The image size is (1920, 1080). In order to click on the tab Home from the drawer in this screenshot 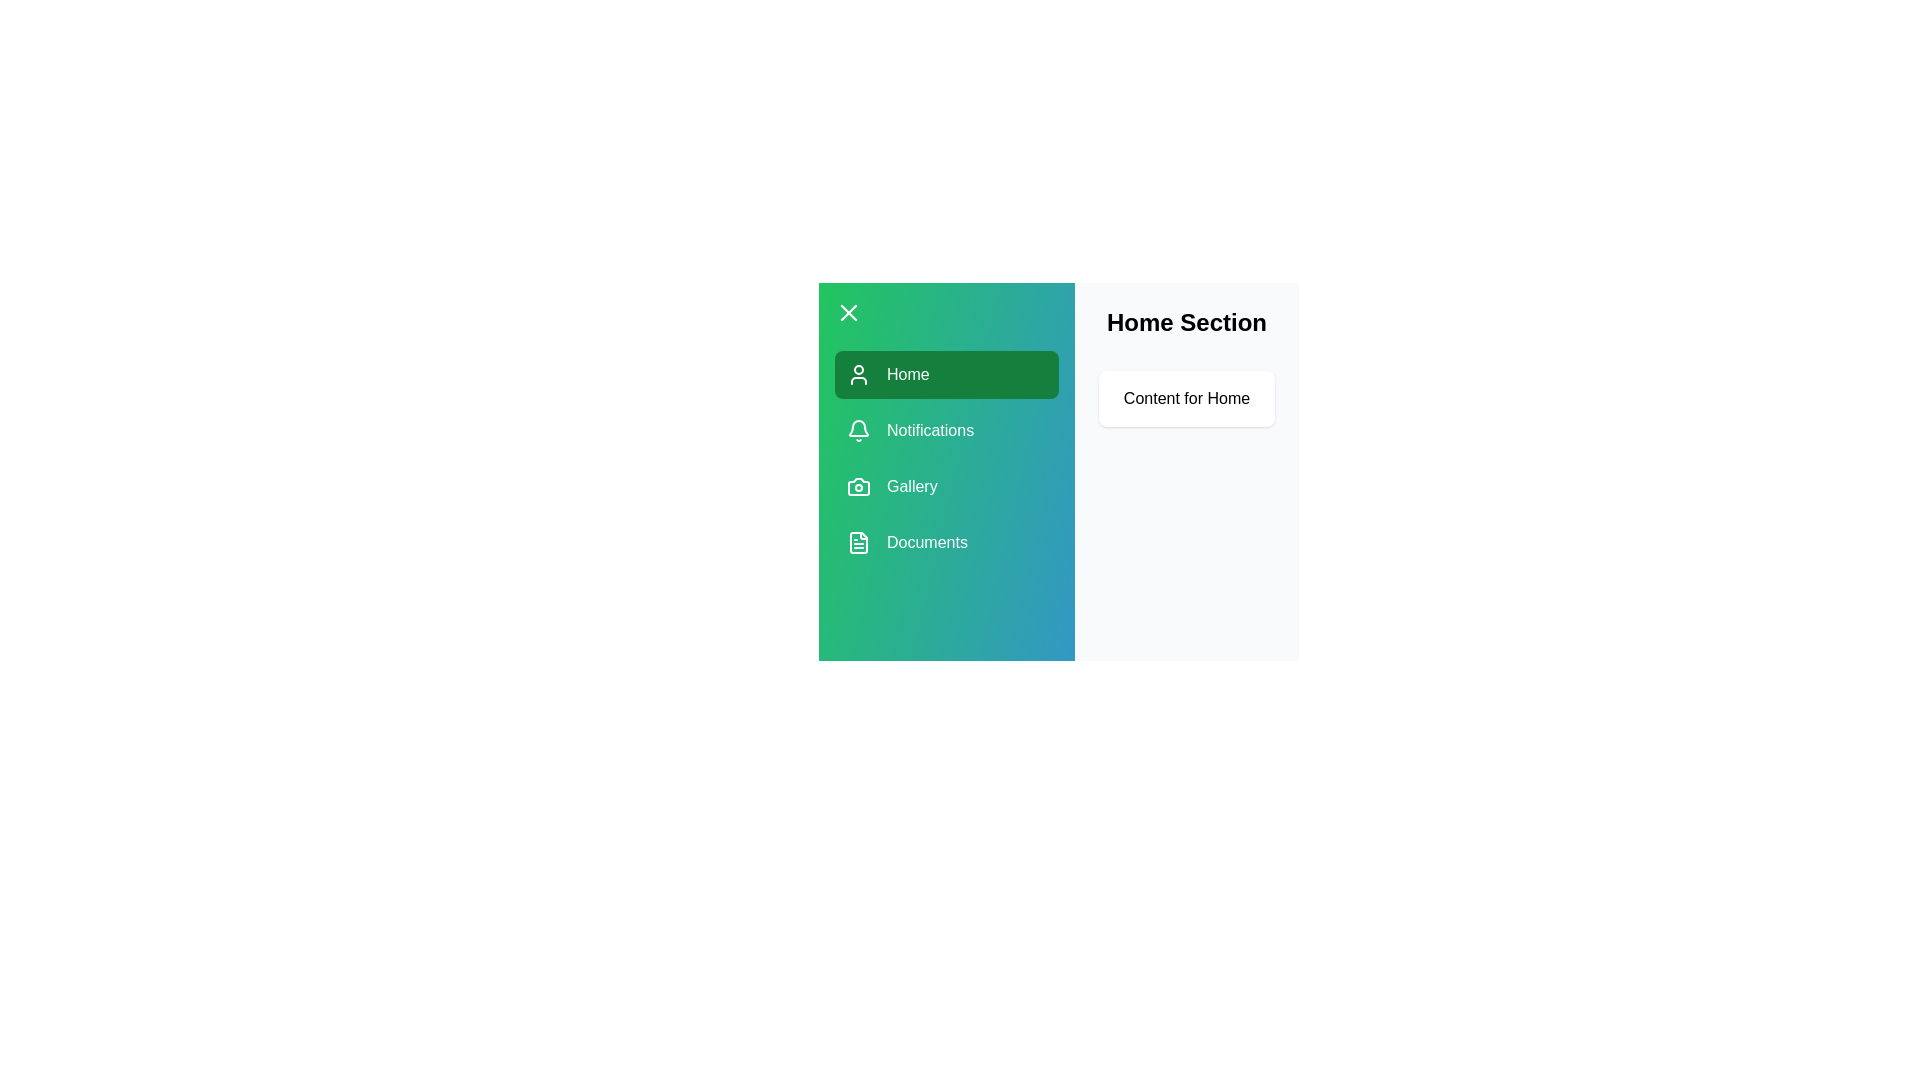, I will do `click(945, 374)`.